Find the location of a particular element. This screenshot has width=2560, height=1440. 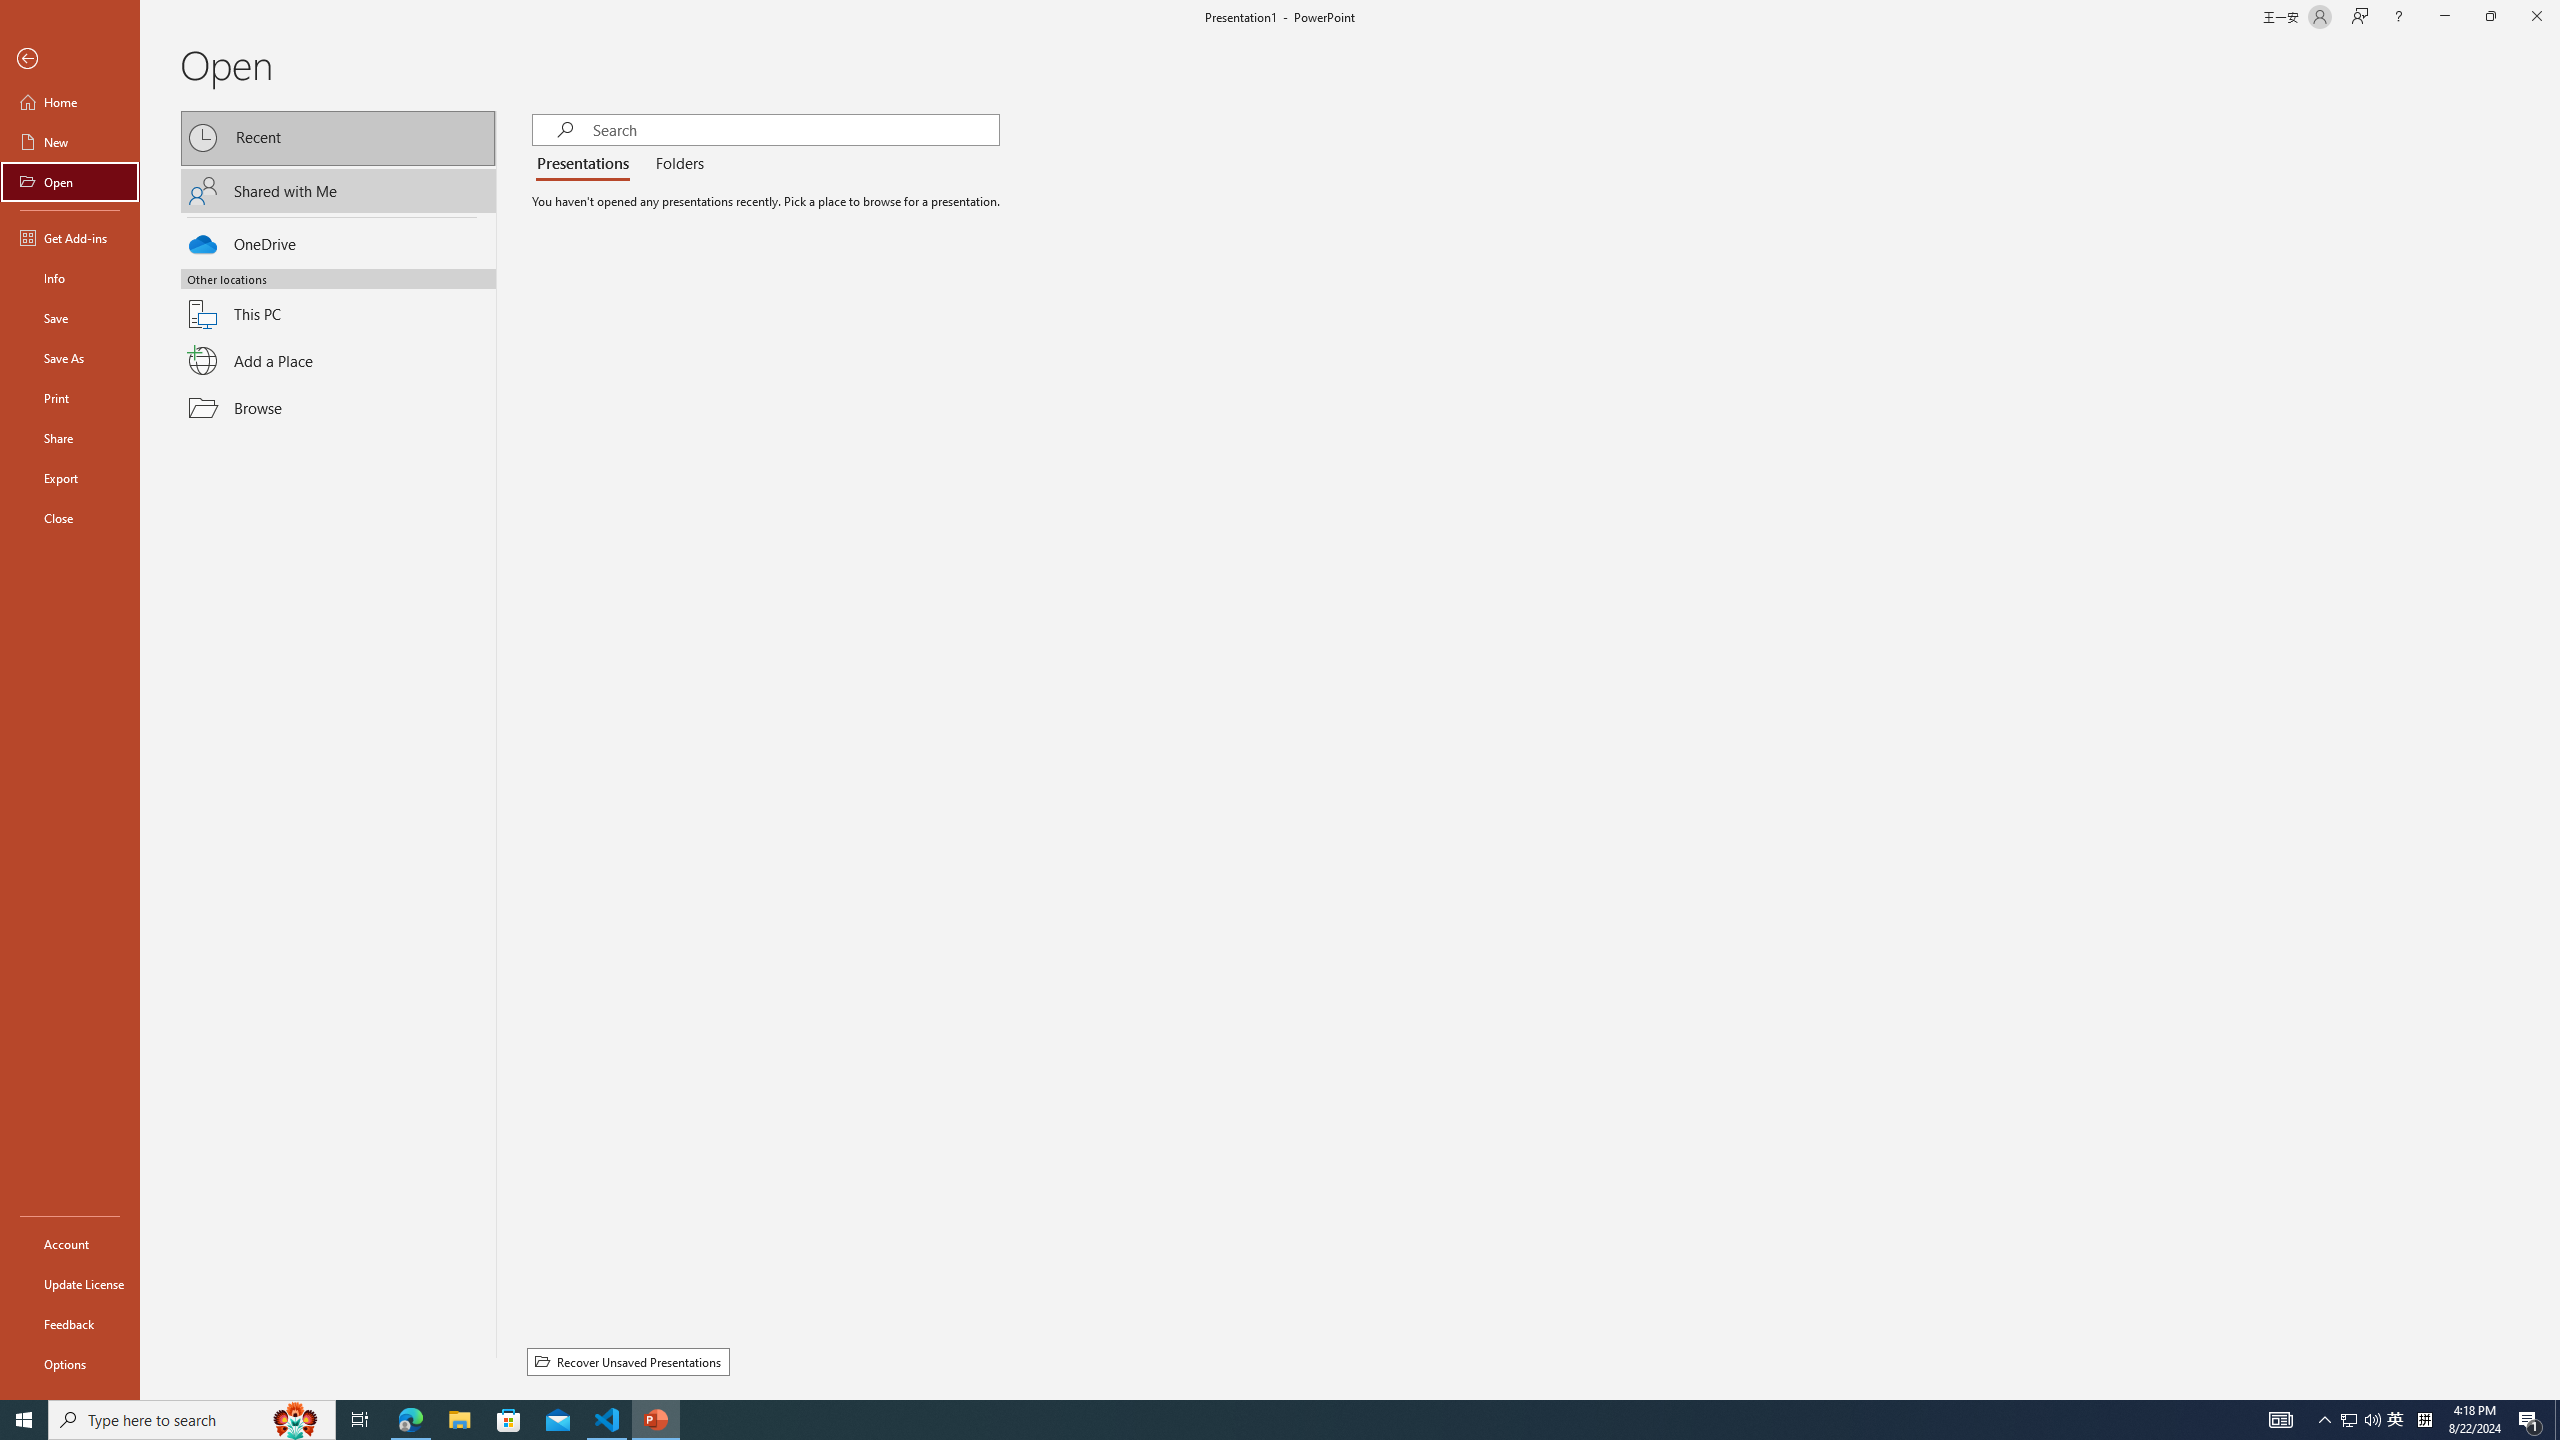

'Browse' is located at coordinates (338, 407).